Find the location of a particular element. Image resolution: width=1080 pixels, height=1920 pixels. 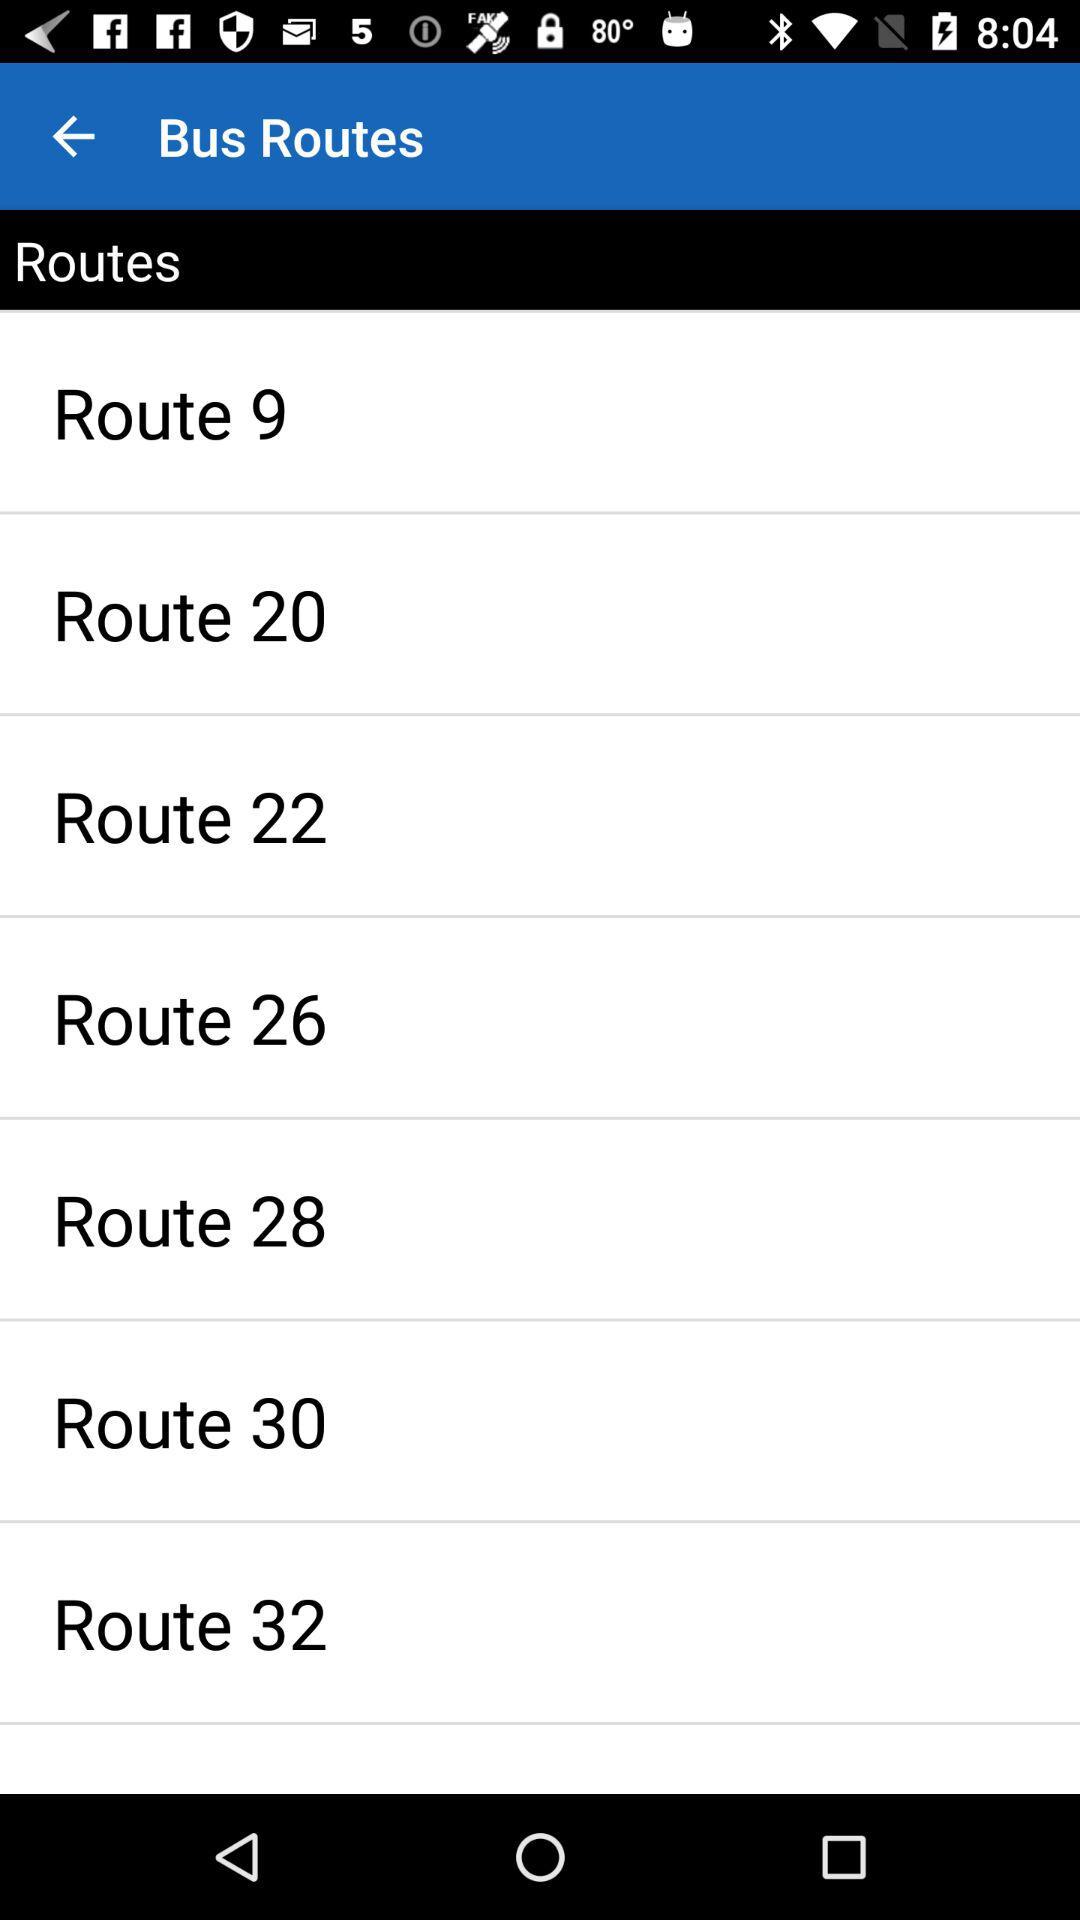

item below the route 26 icon is located at coordinates (540, 1218).